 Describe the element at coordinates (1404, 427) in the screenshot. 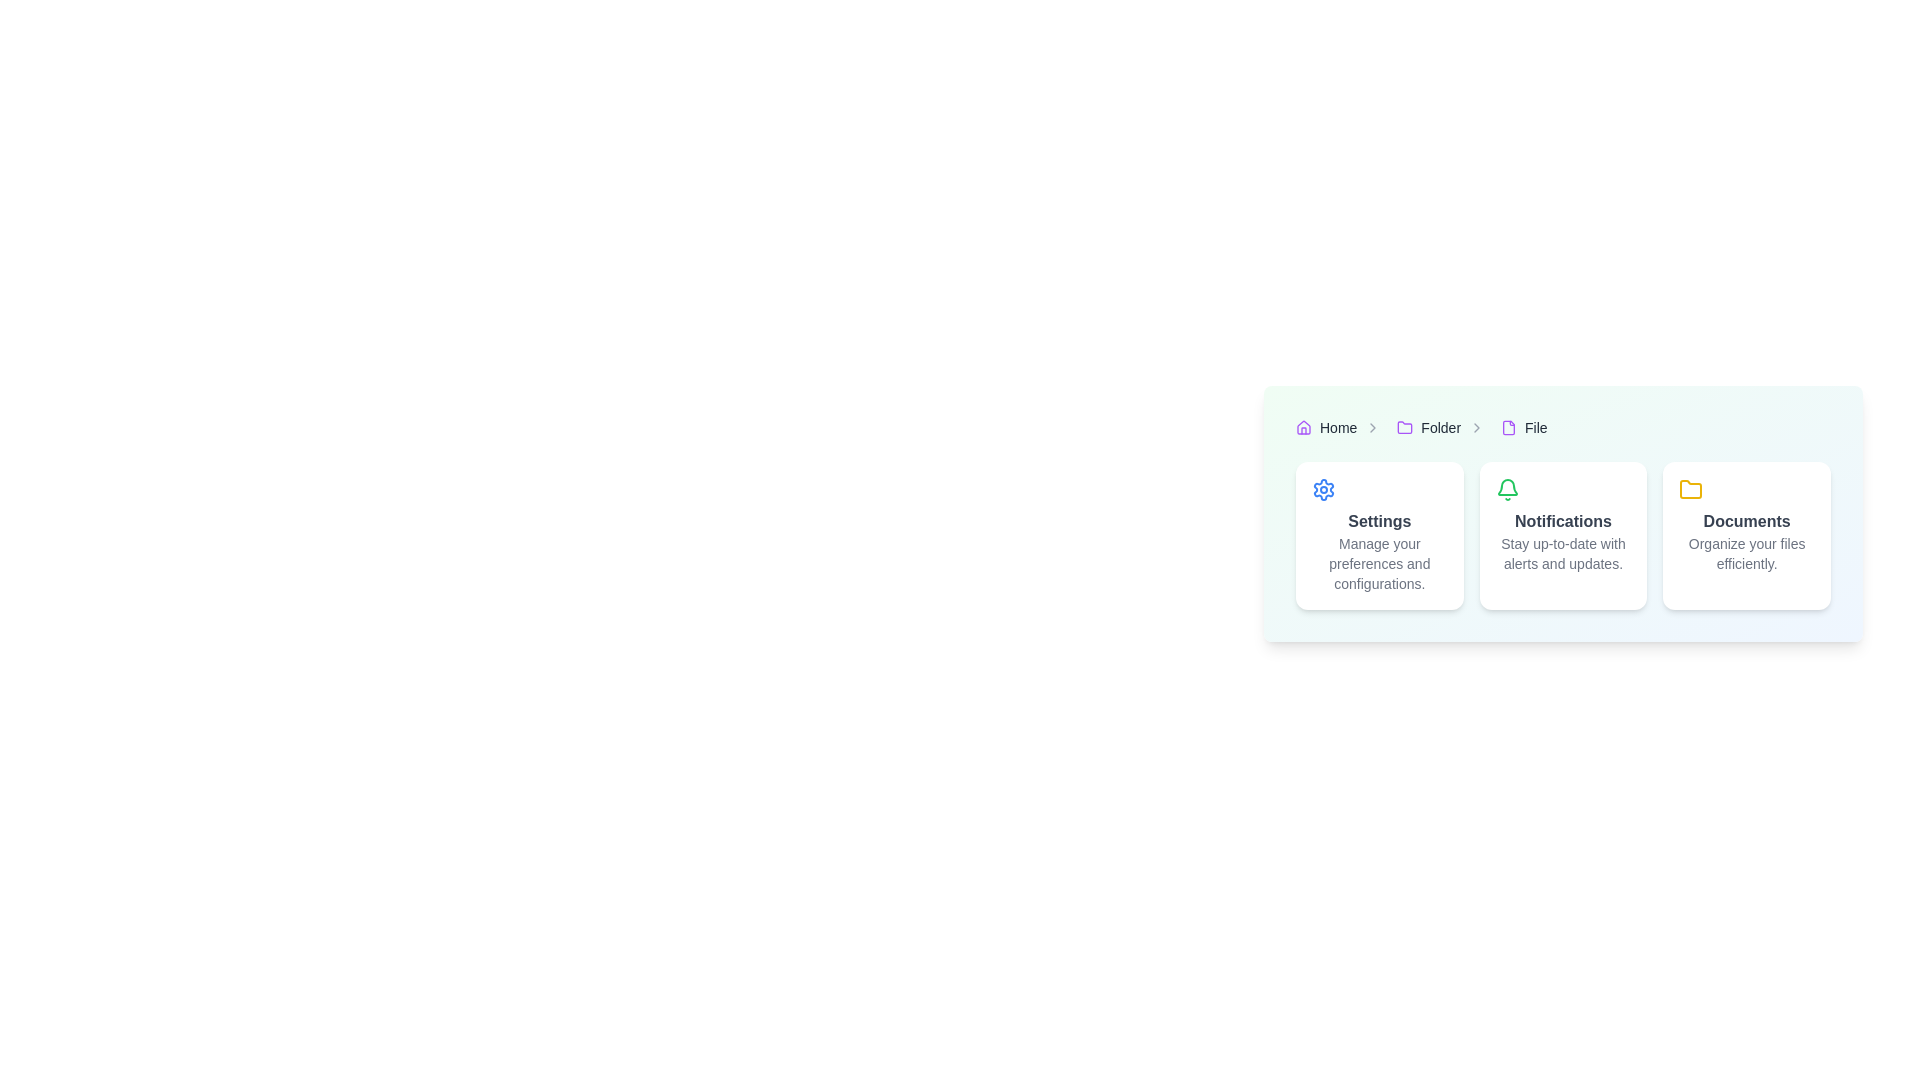

I see `the folder icon in the breadcrumb navigation bar, which visually represents the current directory labeled 'Folder'` at that location.